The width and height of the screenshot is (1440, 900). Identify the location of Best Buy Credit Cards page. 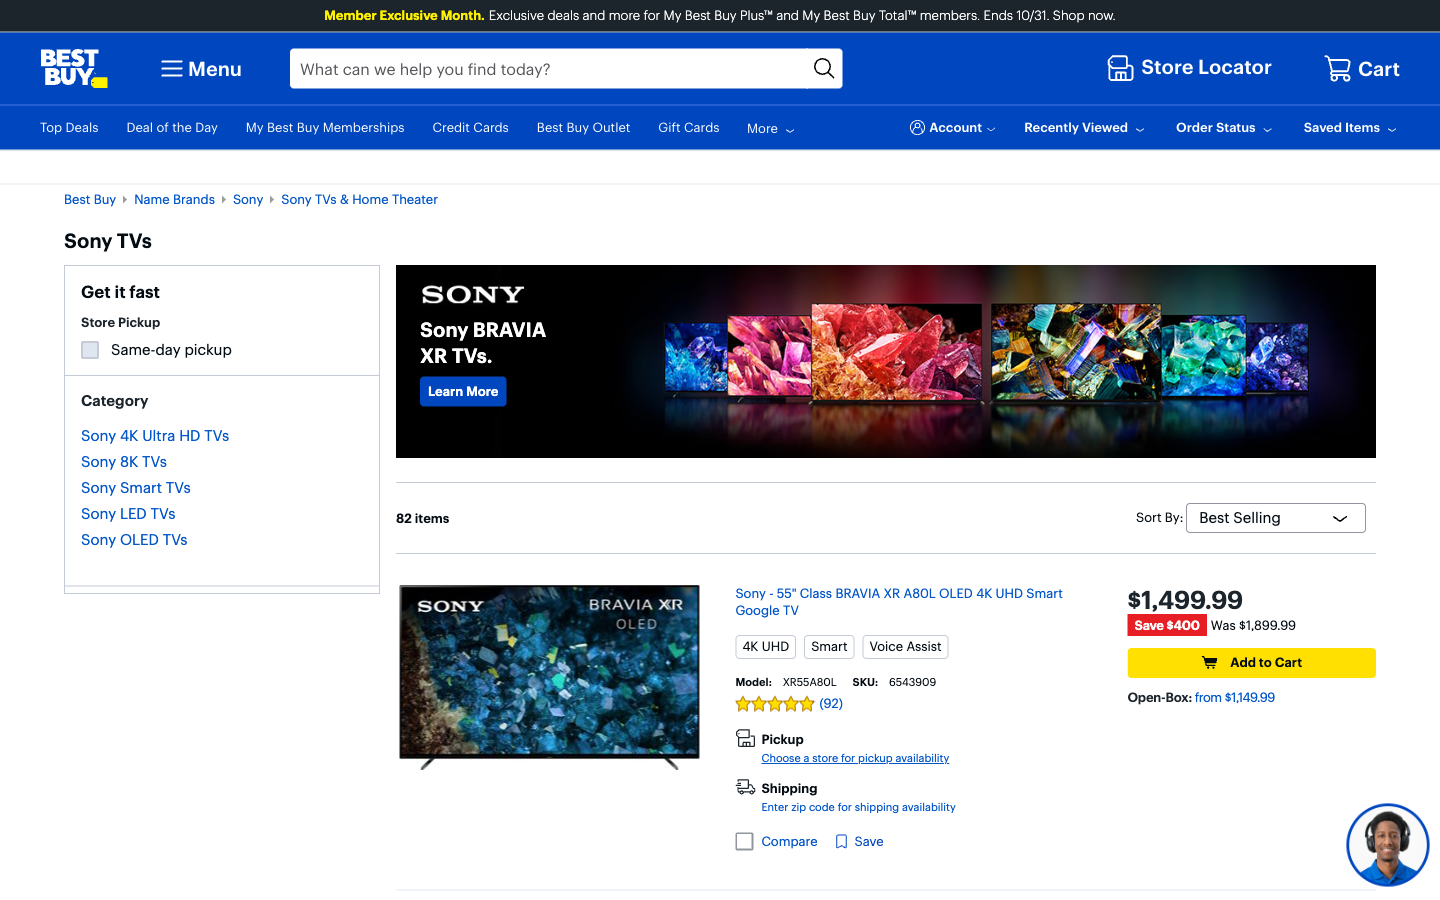
(463, 390).